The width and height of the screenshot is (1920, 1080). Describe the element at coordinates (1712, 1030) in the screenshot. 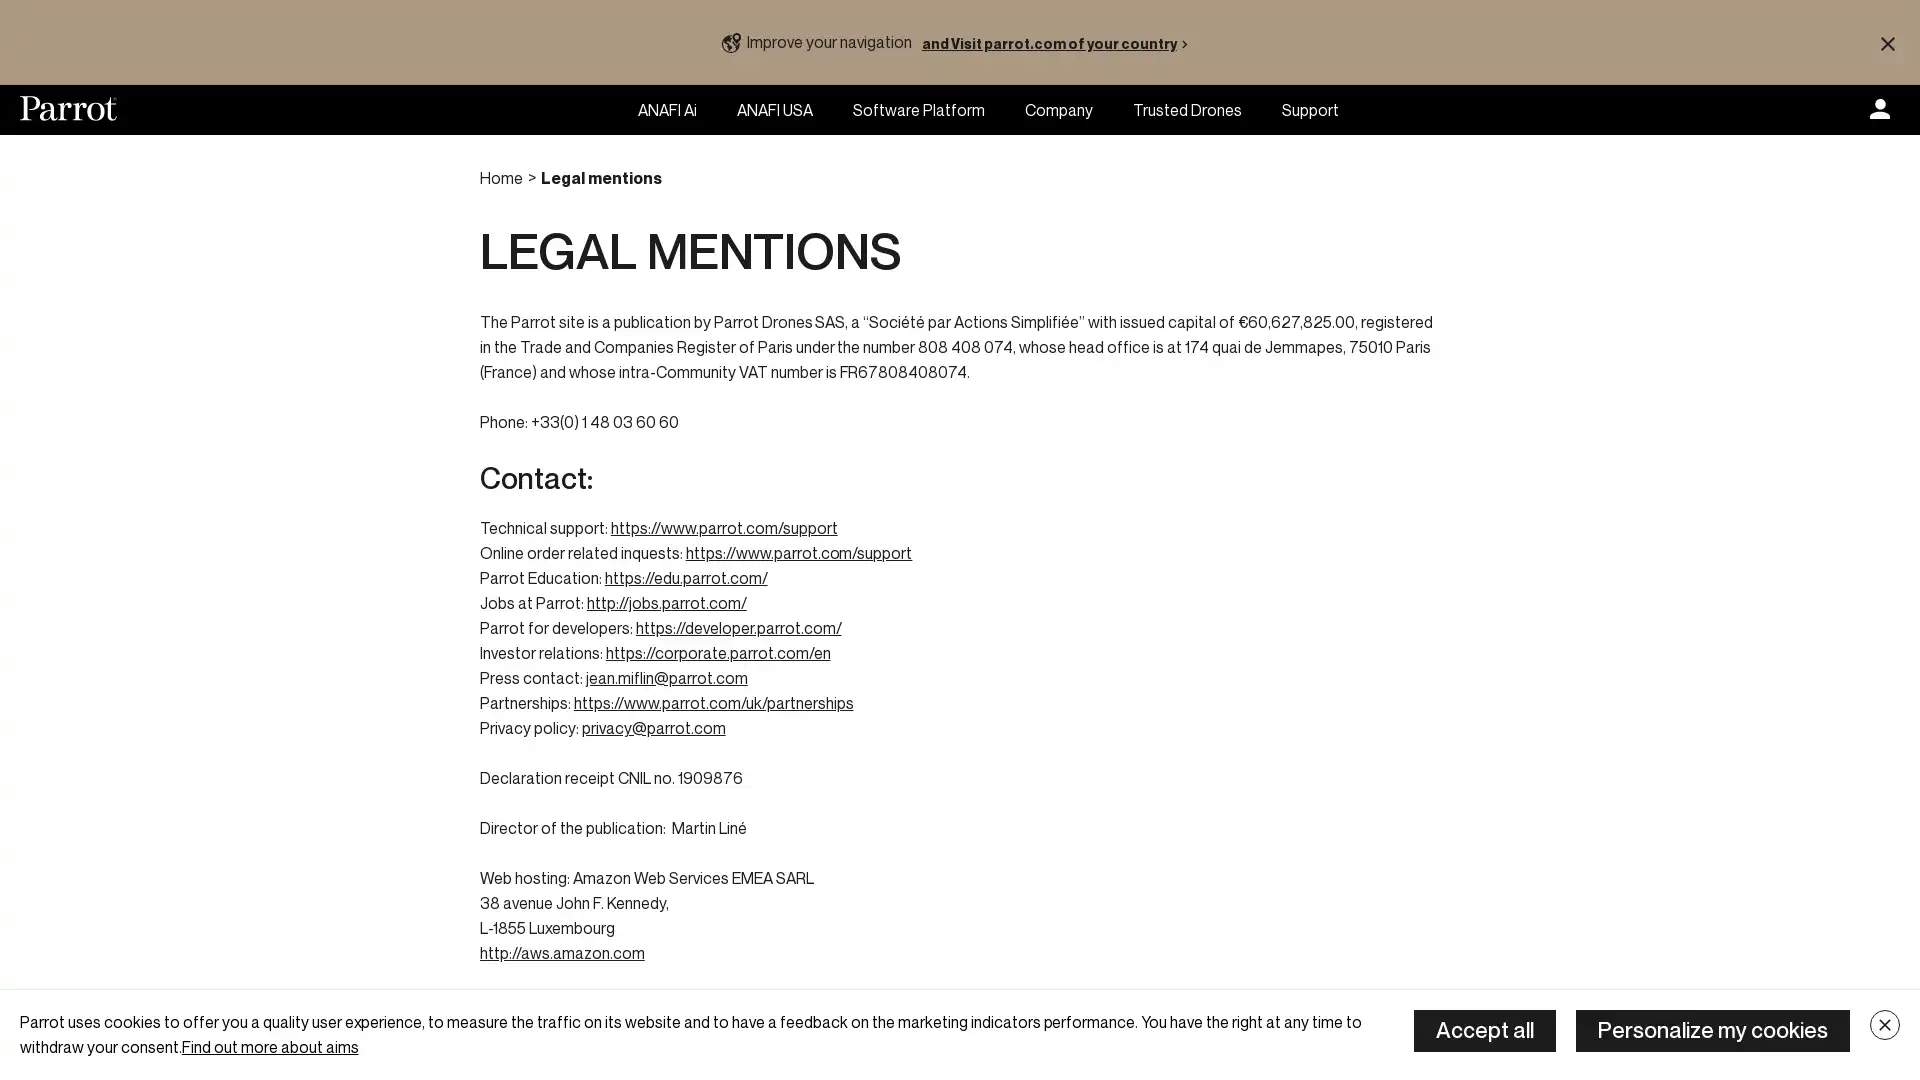

I see `Personalize my cookies` at that location.